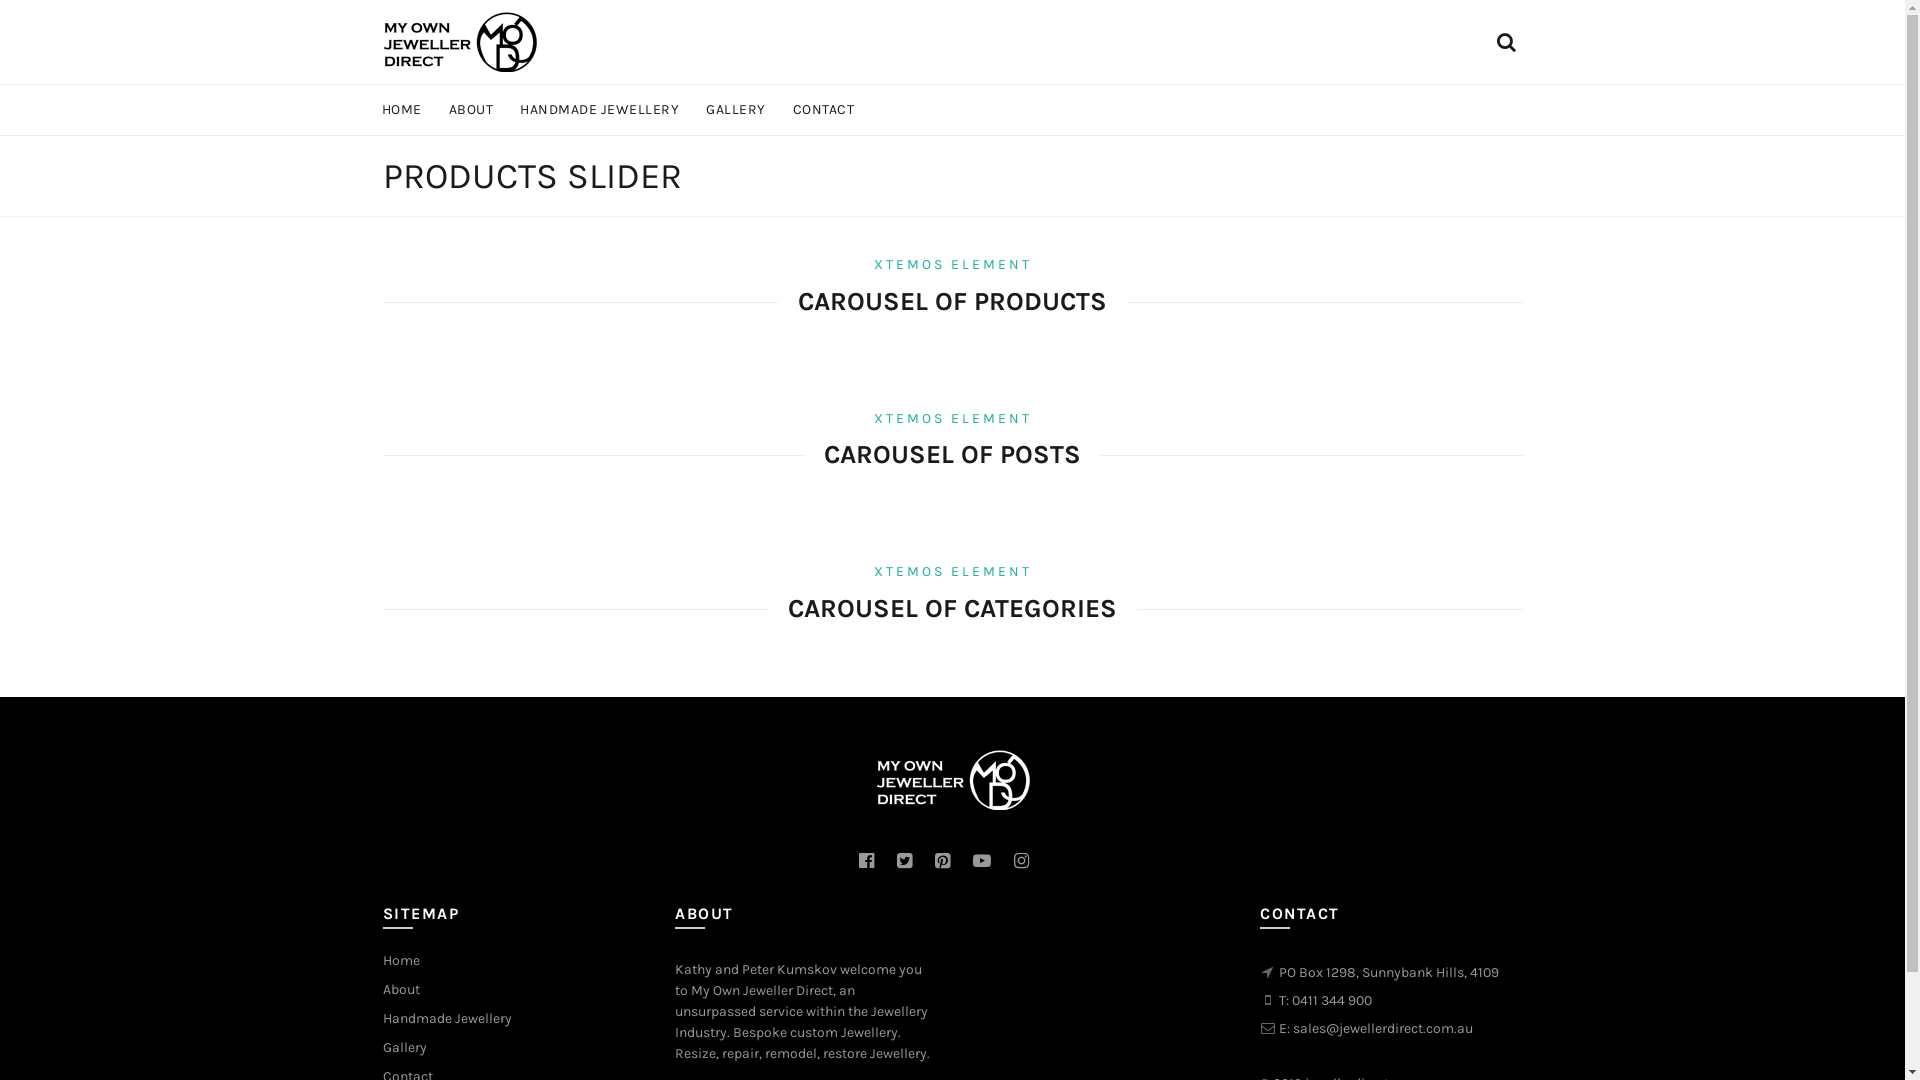 The height and width of the screenshot is (1080, 1920). Describe the element at coordinates (507, 110) in the screenshot. I see `'HANDMADE JEWELLERY'` at that location.